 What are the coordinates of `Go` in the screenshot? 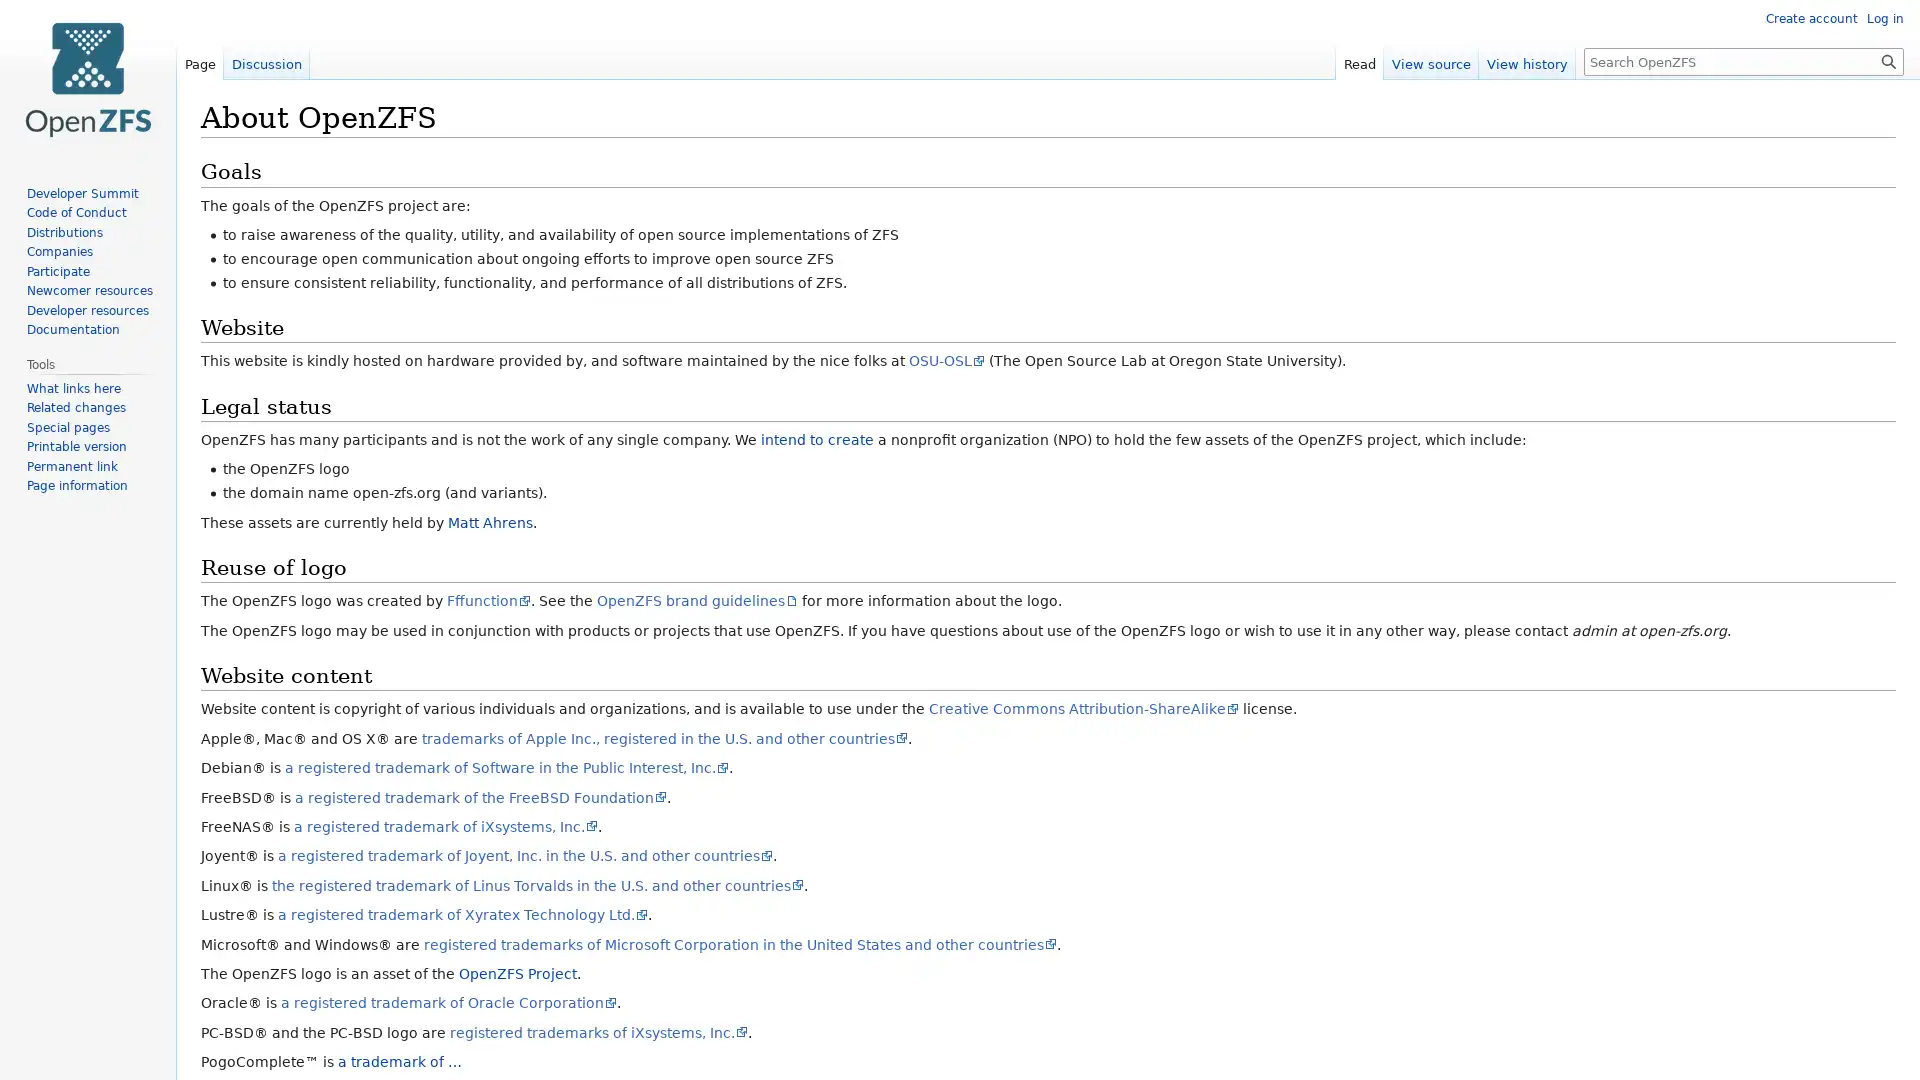 It's located at (1888, 60).